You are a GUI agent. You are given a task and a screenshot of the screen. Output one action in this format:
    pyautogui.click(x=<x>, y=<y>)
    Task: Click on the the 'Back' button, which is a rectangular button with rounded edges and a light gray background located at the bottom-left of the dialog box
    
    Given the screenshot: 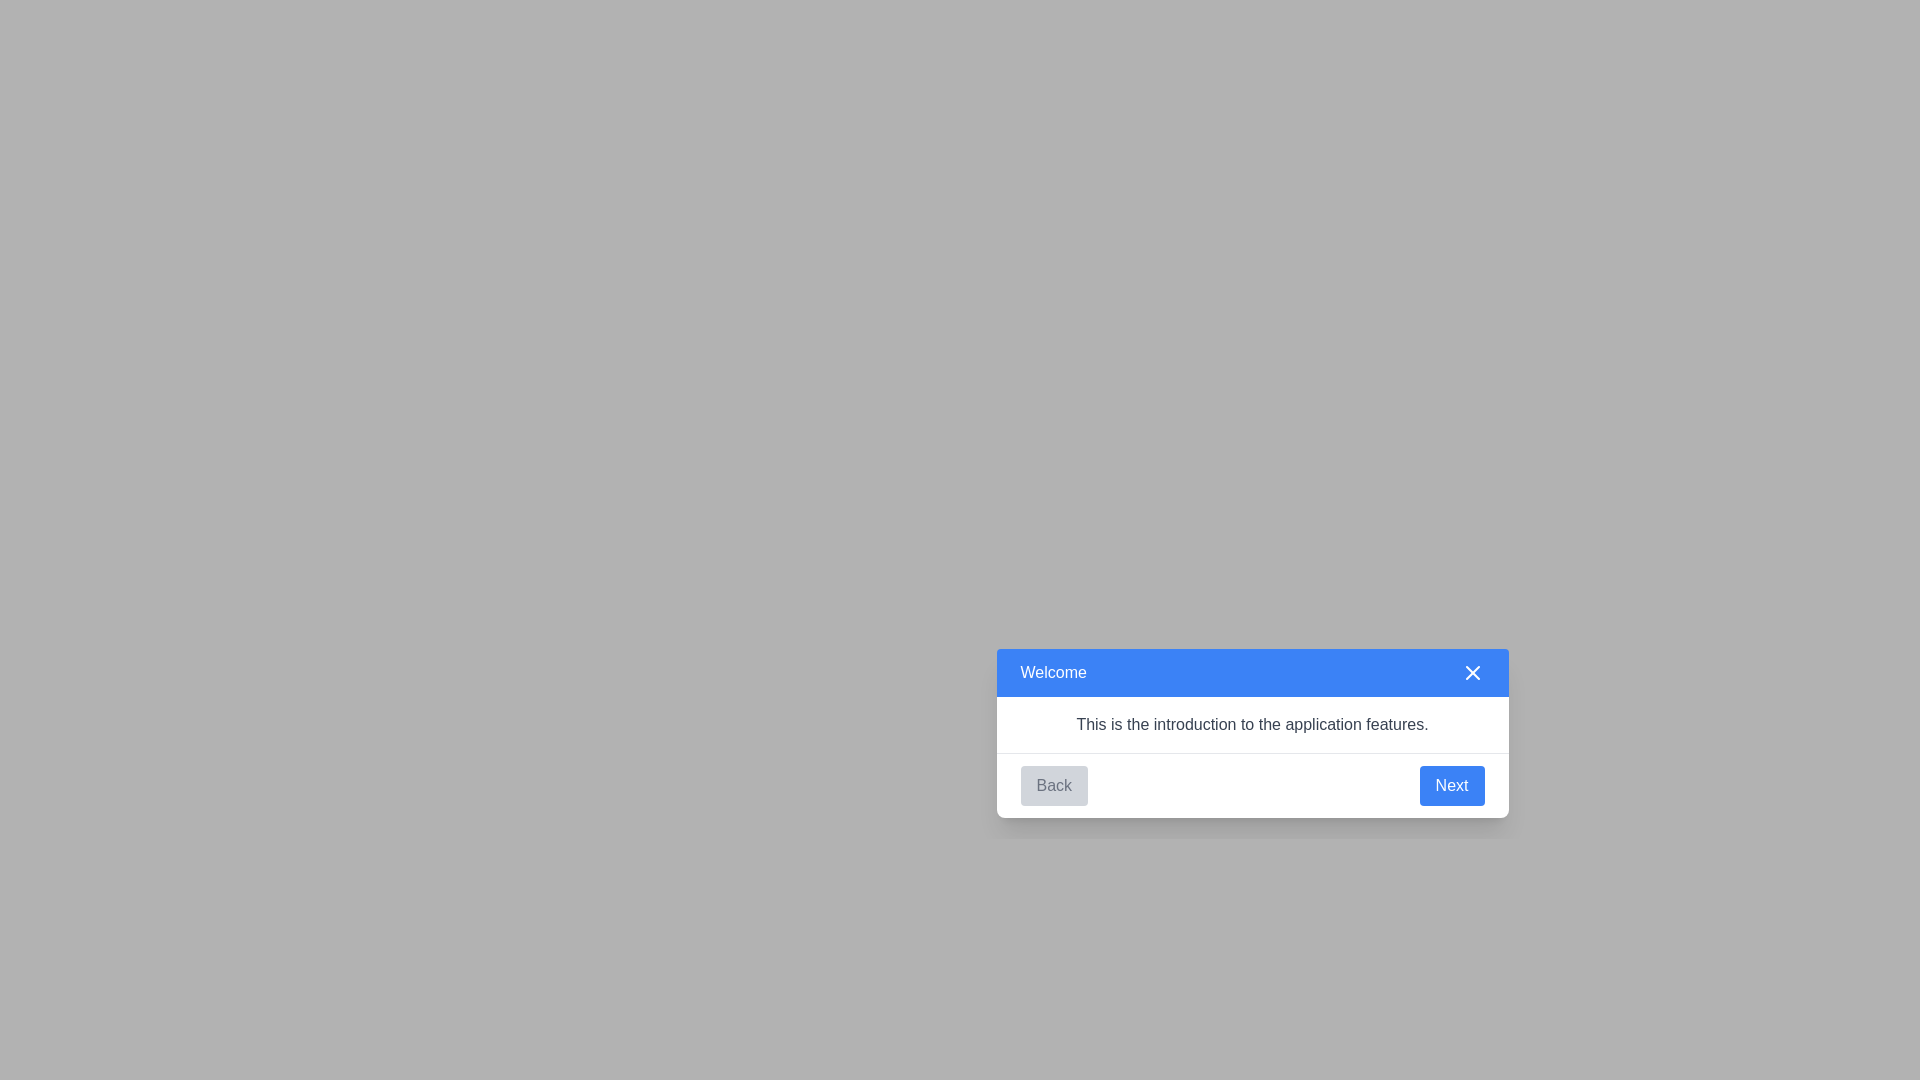 What is the action you would take?
    pyautogui.click(x=1053, y=784)
    